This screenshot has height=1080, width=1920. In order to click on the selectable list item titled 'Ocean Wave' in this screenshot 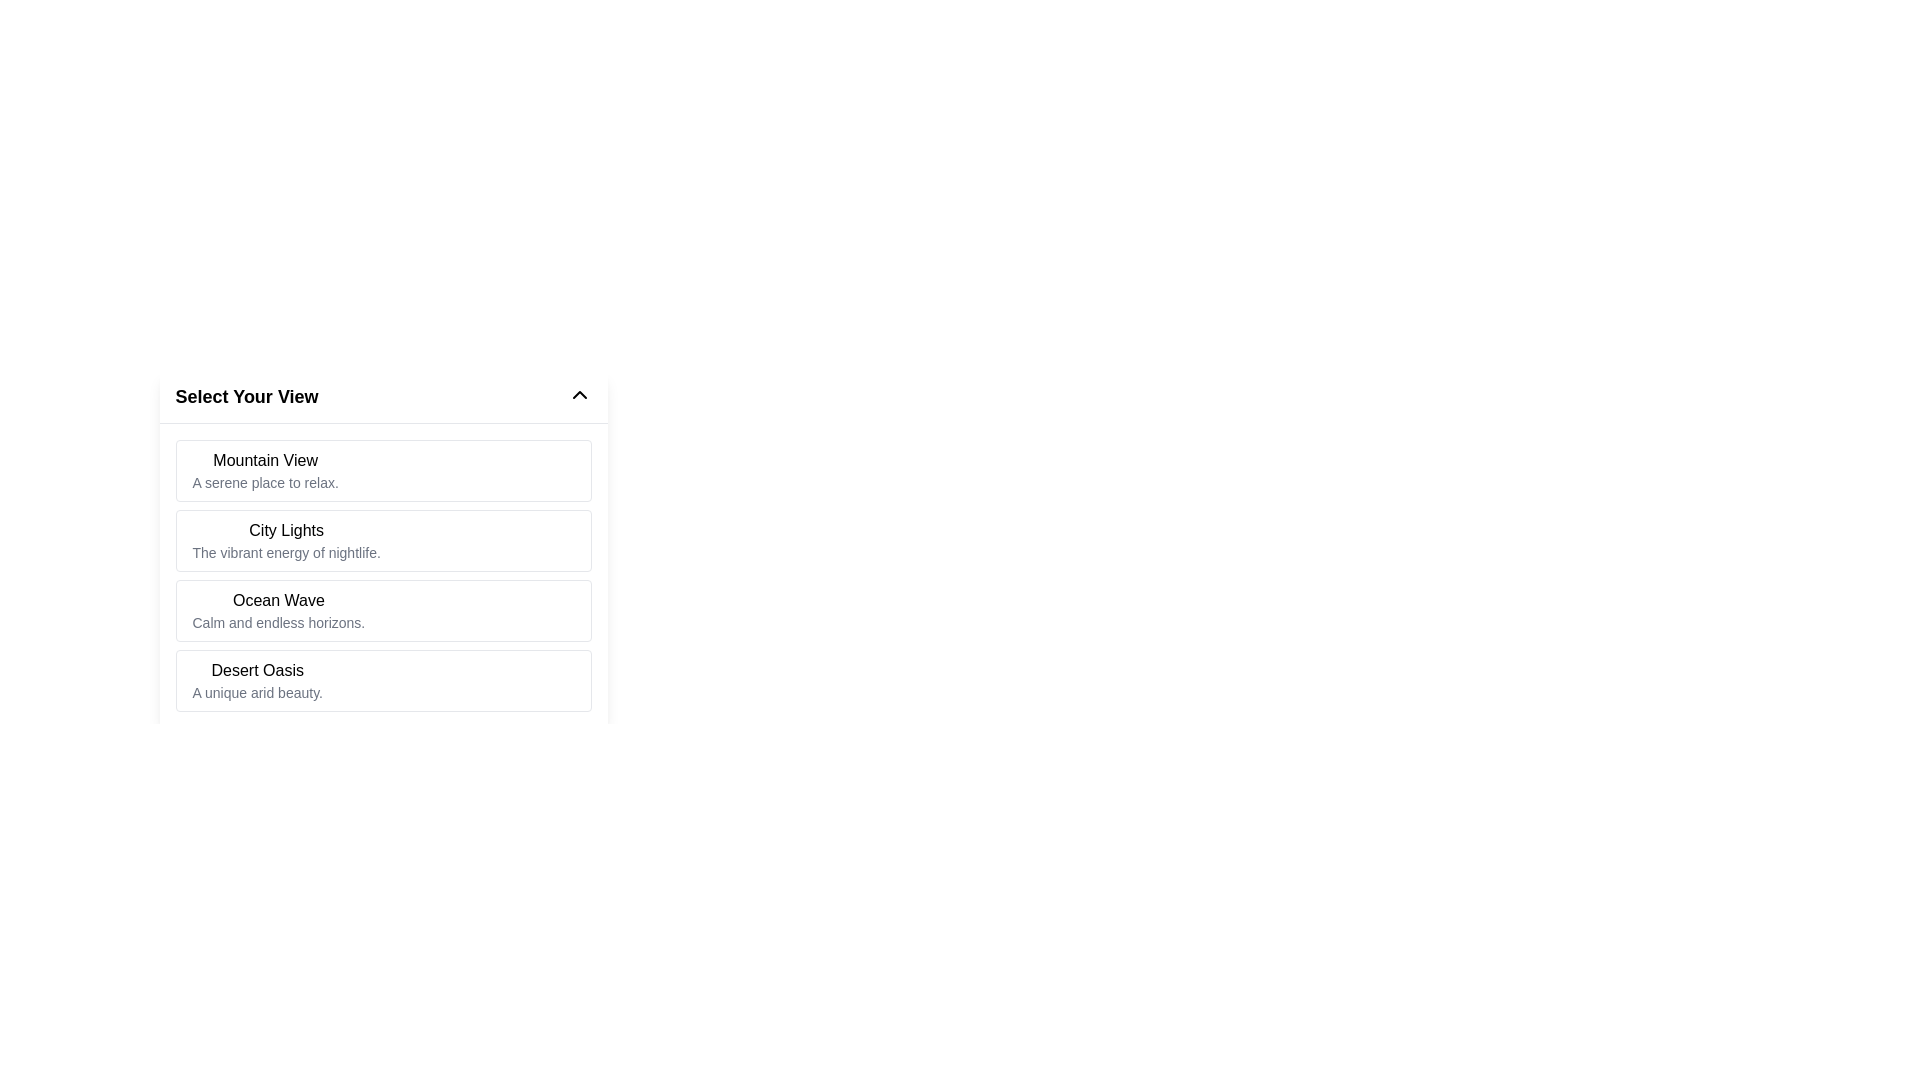, I will do `click(383, 609)`.